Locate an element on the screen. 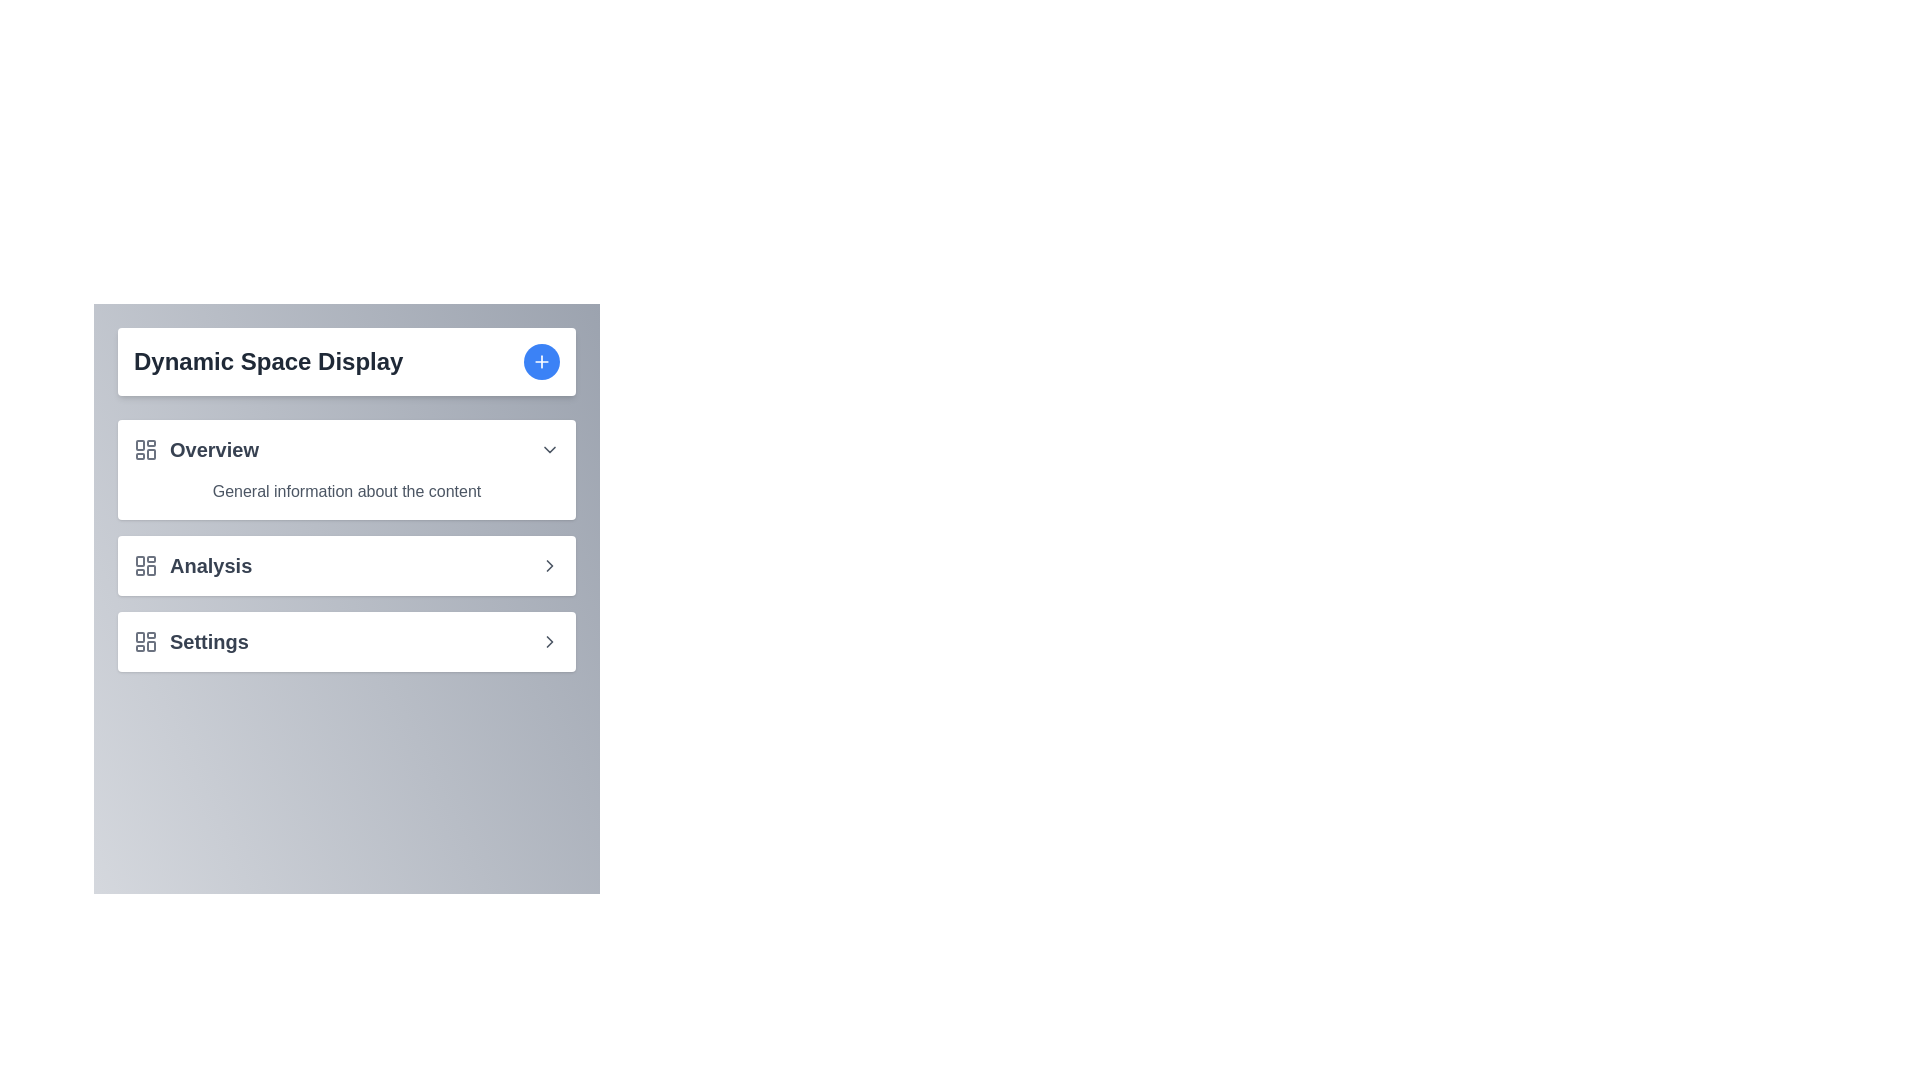 The image size is (1920, 1080). the 'Overview' navigation link, which includes a dashboard icon and the text label 'Overview' is located at coordinates (196, 450).